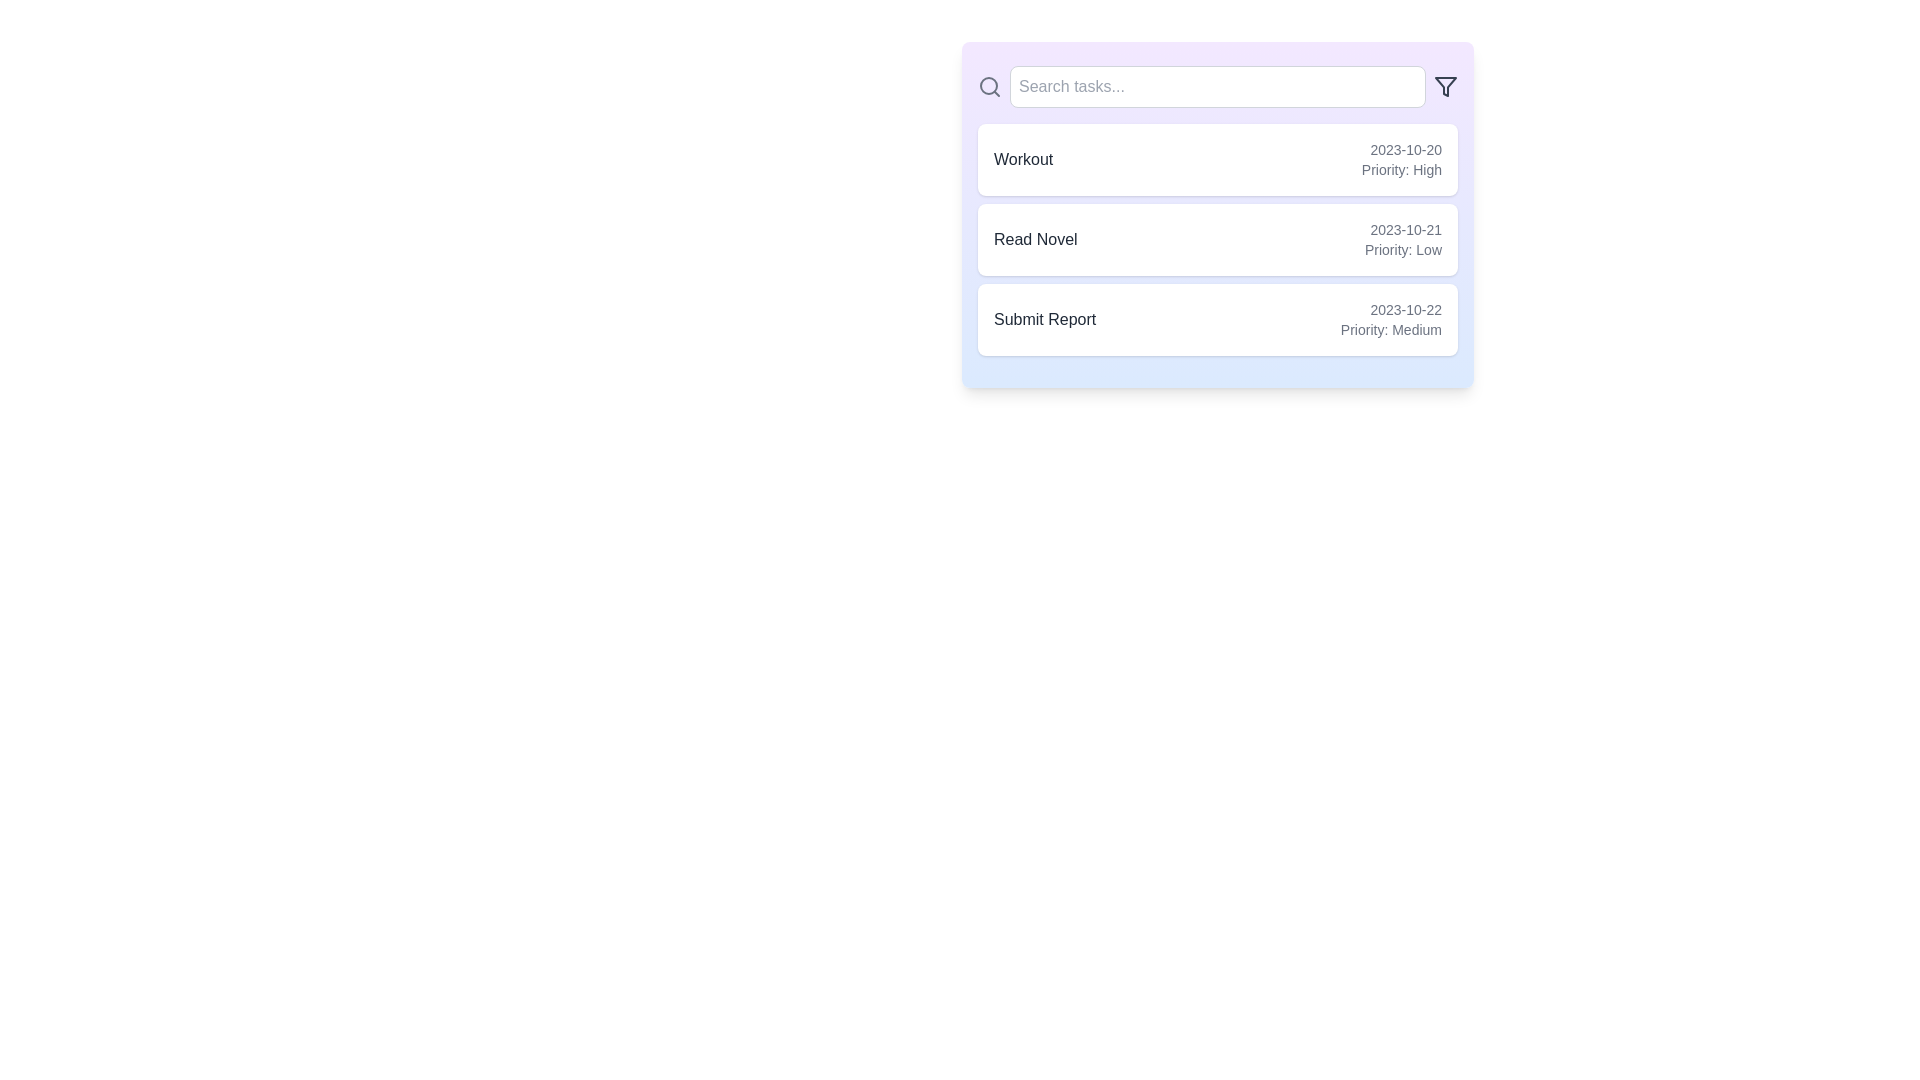 Image resolution: width=1920 pixels, height=1080 pixels. Describe the element at coordinates (1217, 319) in the screenshot. I see `the task item Submit Report to observe its hover effects` at that location.